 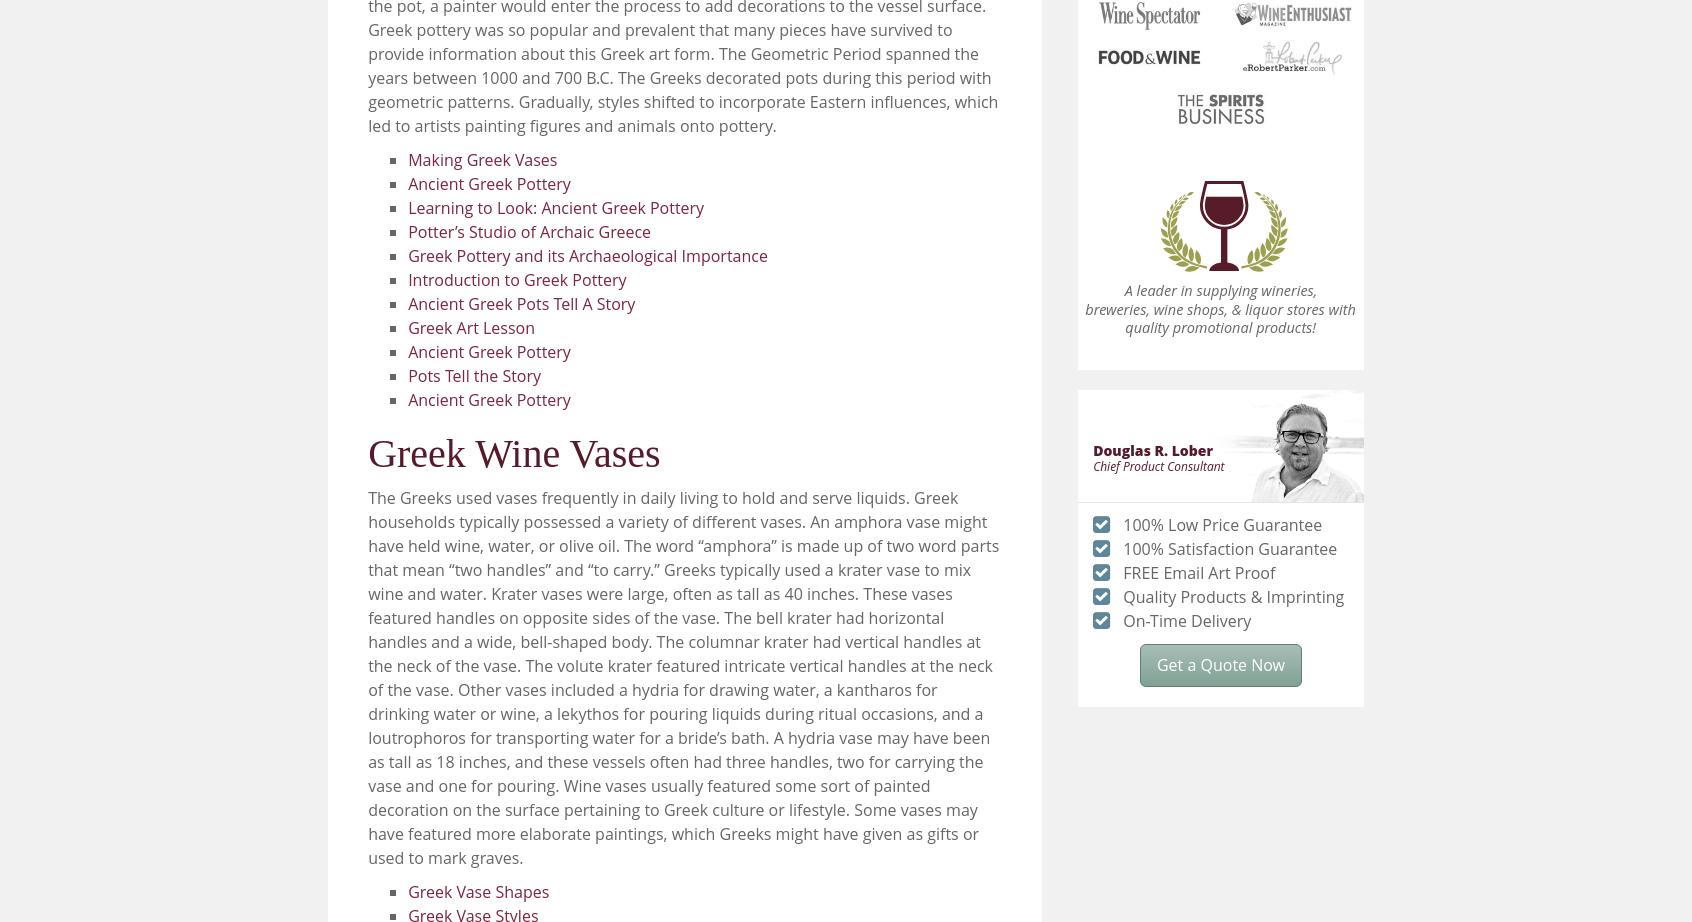 What do you see at coordinates (1222, 523) in the screenshot?
I see `'100% Low Price Guarantee'` at bounding box center [1222, 523].